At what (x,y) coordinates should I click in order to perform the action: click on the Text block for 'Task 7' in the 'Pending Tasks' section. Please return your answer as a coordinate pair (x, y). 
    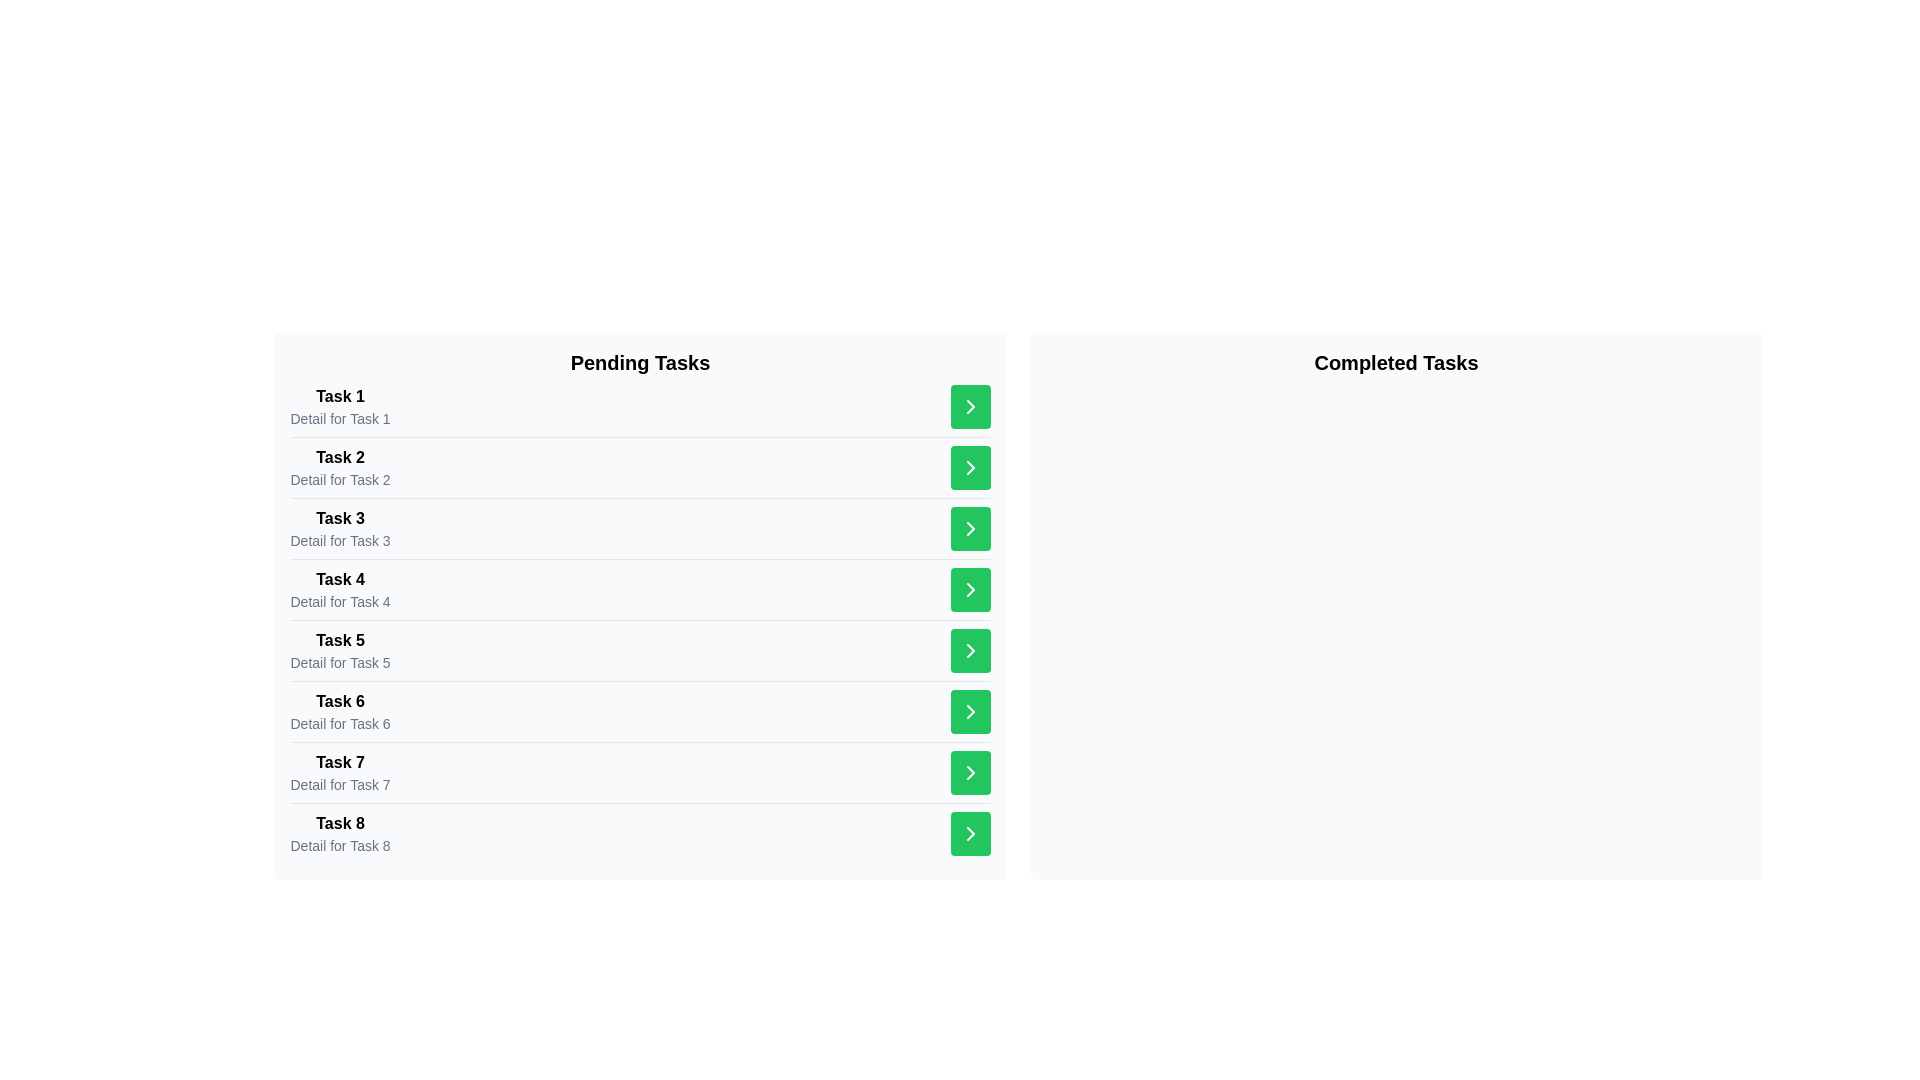
    Looking at the image, I should click on (340, 771).